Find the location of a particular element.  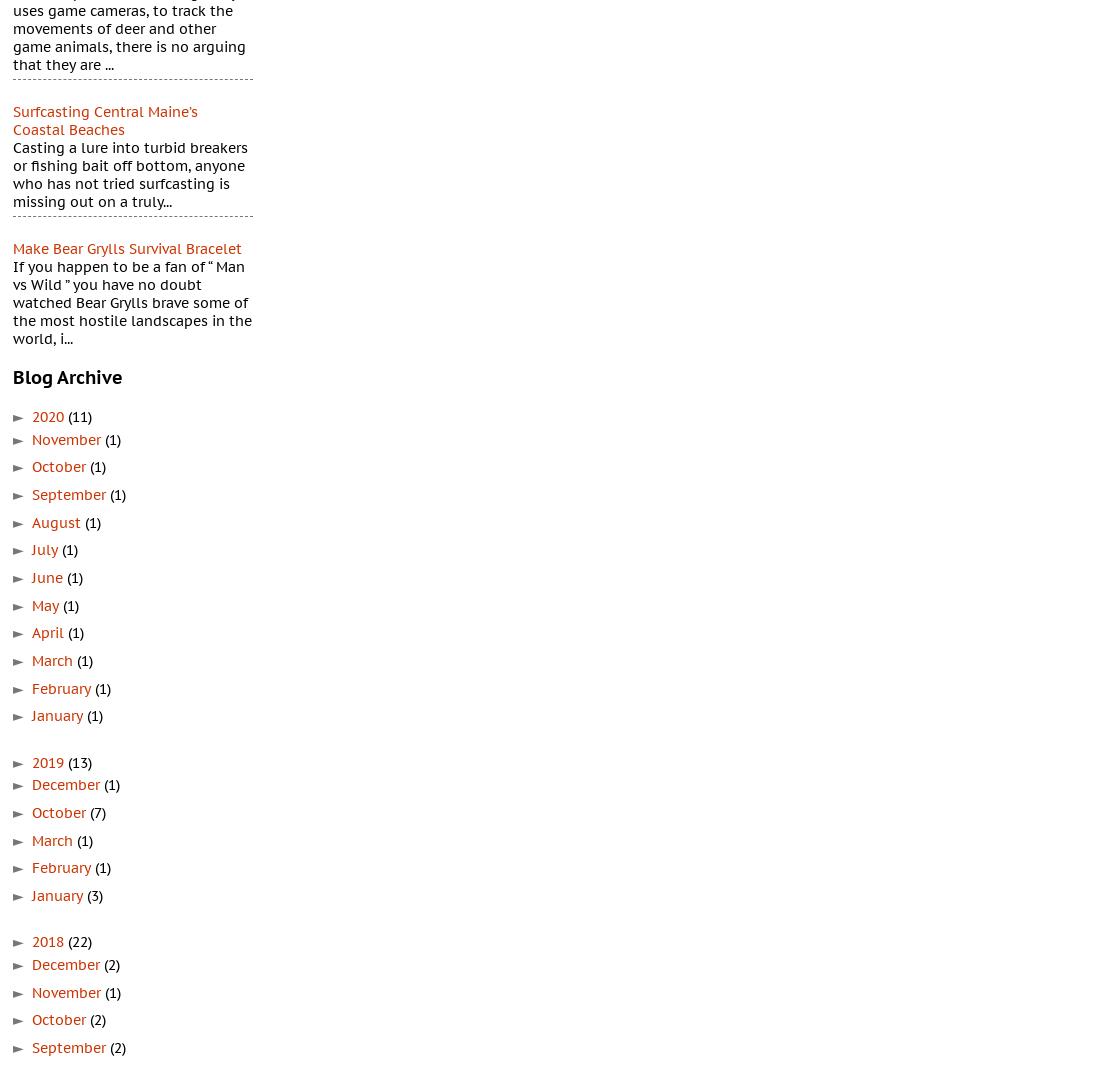

'2020' is located at coordinates (49, 415).